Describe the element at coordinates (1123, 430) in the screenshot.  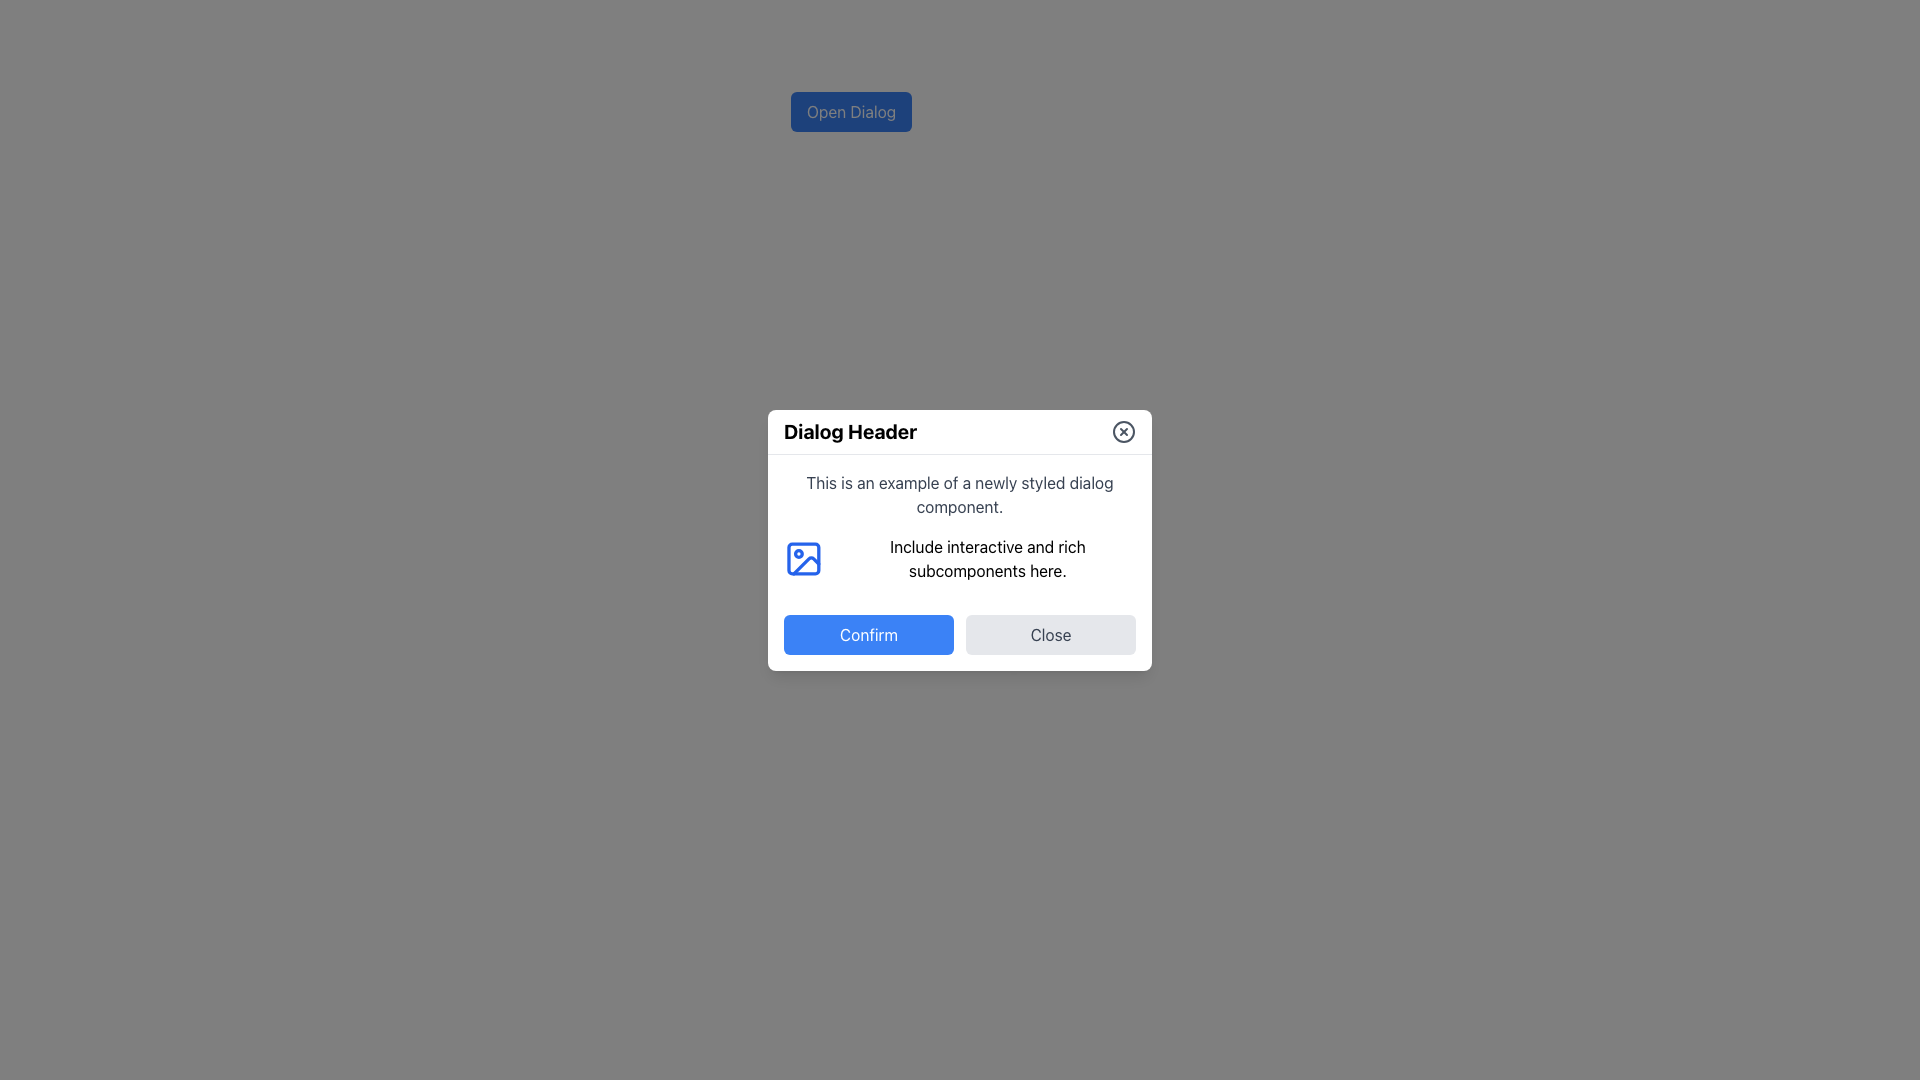
I see `the decorative SVG Circle that forms part of the close icon in the top-right corner of the dialog box` at that location.